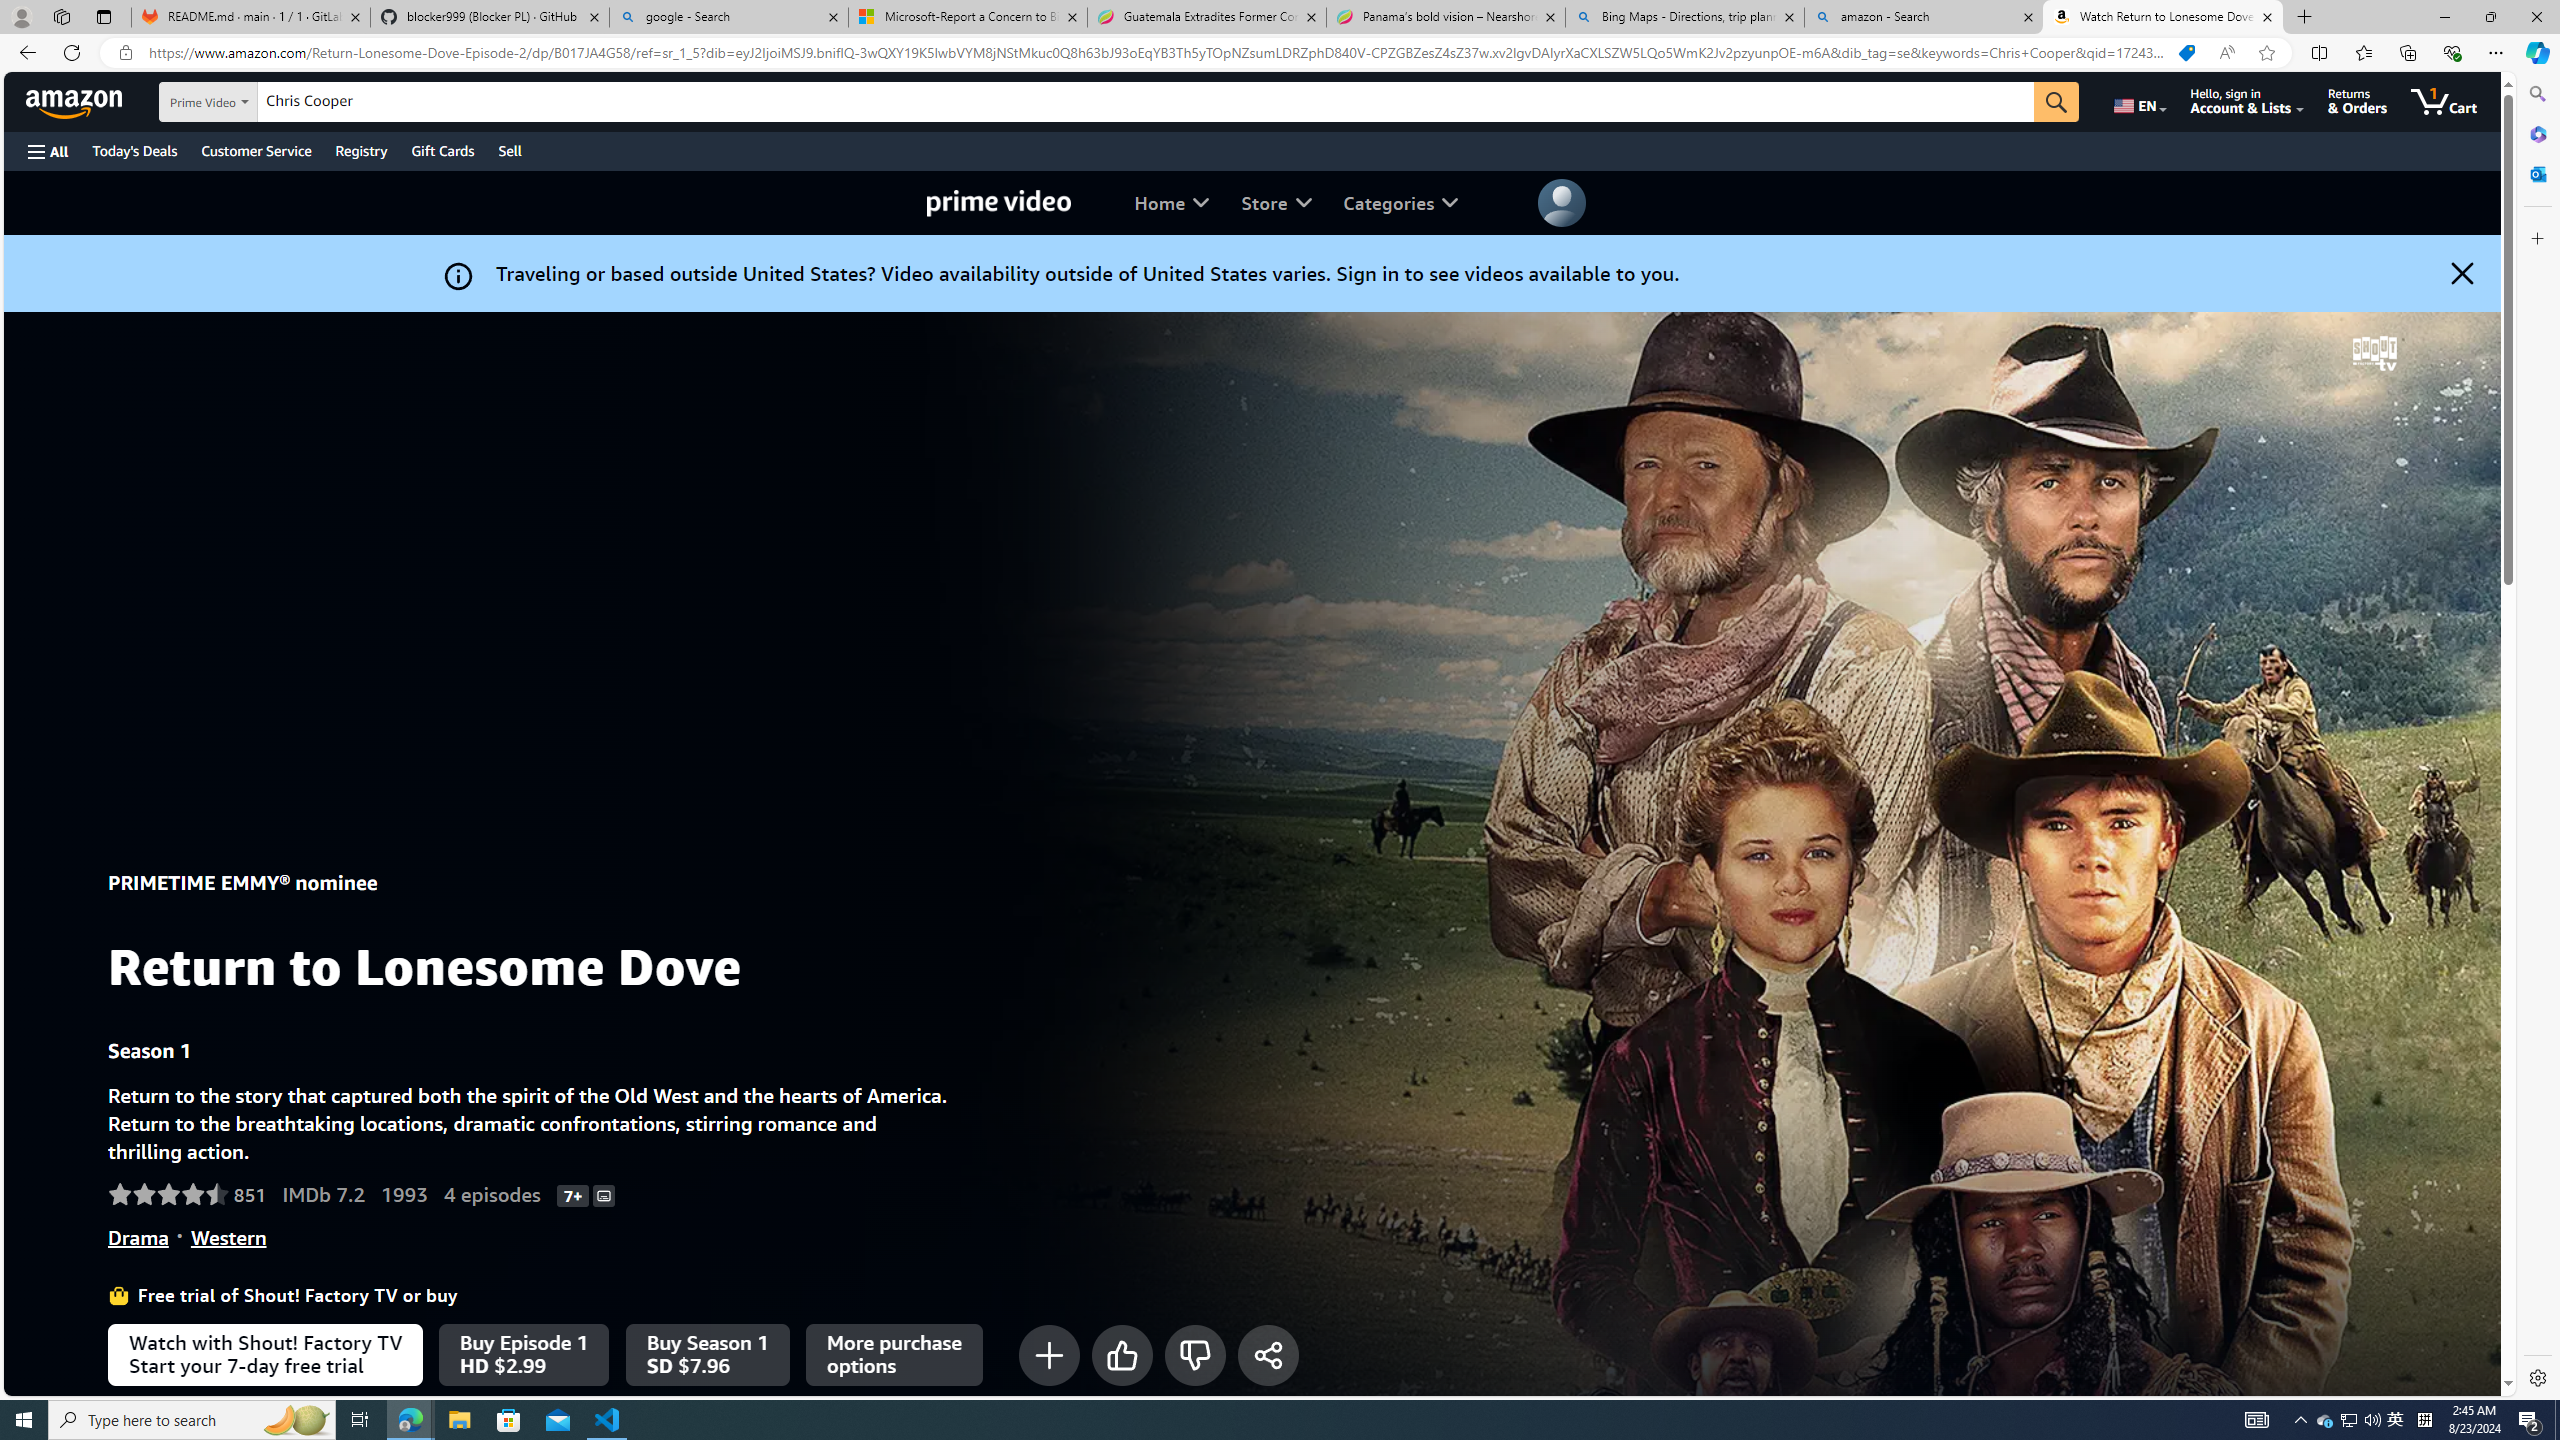  I want to click on 'Customer Service', so click(256, 150).